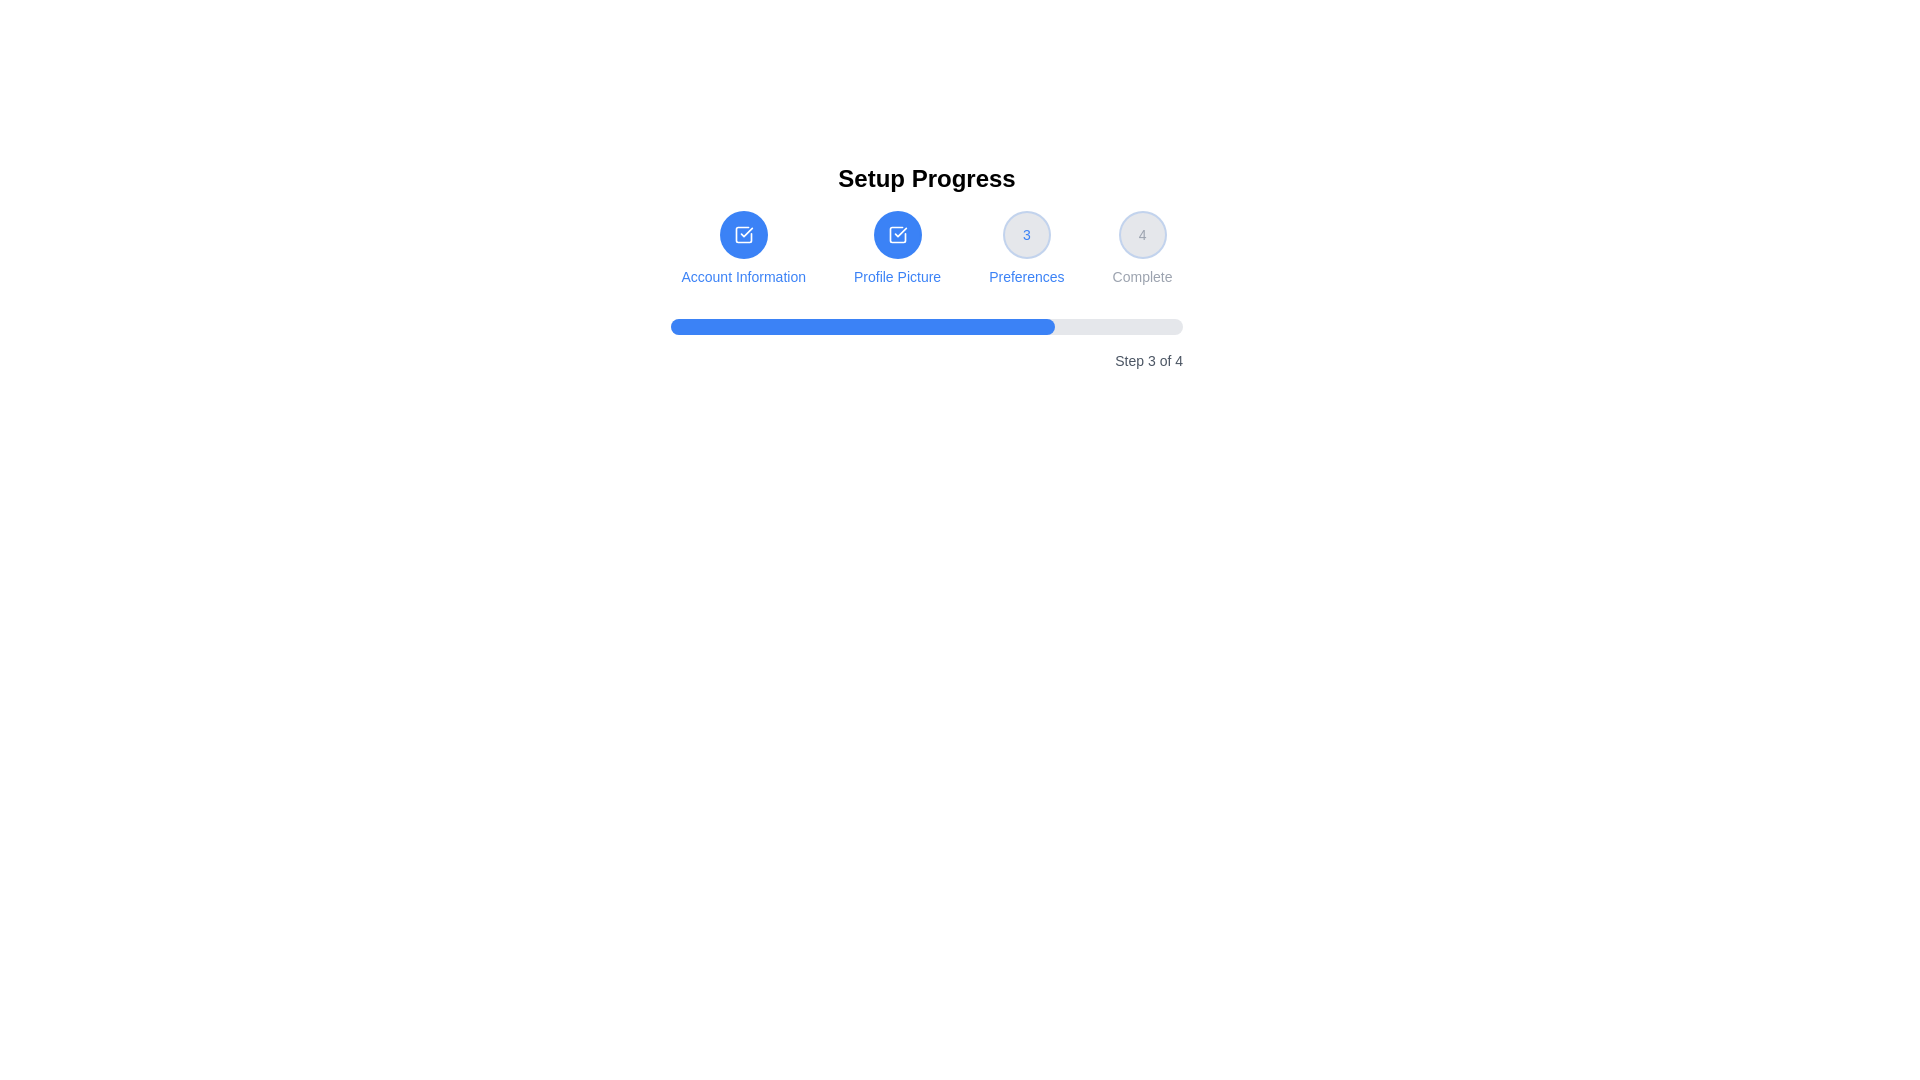 Image resolution: width=1920 pixels, height=1080 pixels. I want to click on the completed step icon indicating the 'Profile Picture' stage in the setup progress tracker, located above the 'Profile Picture' label, so click(896, 234).